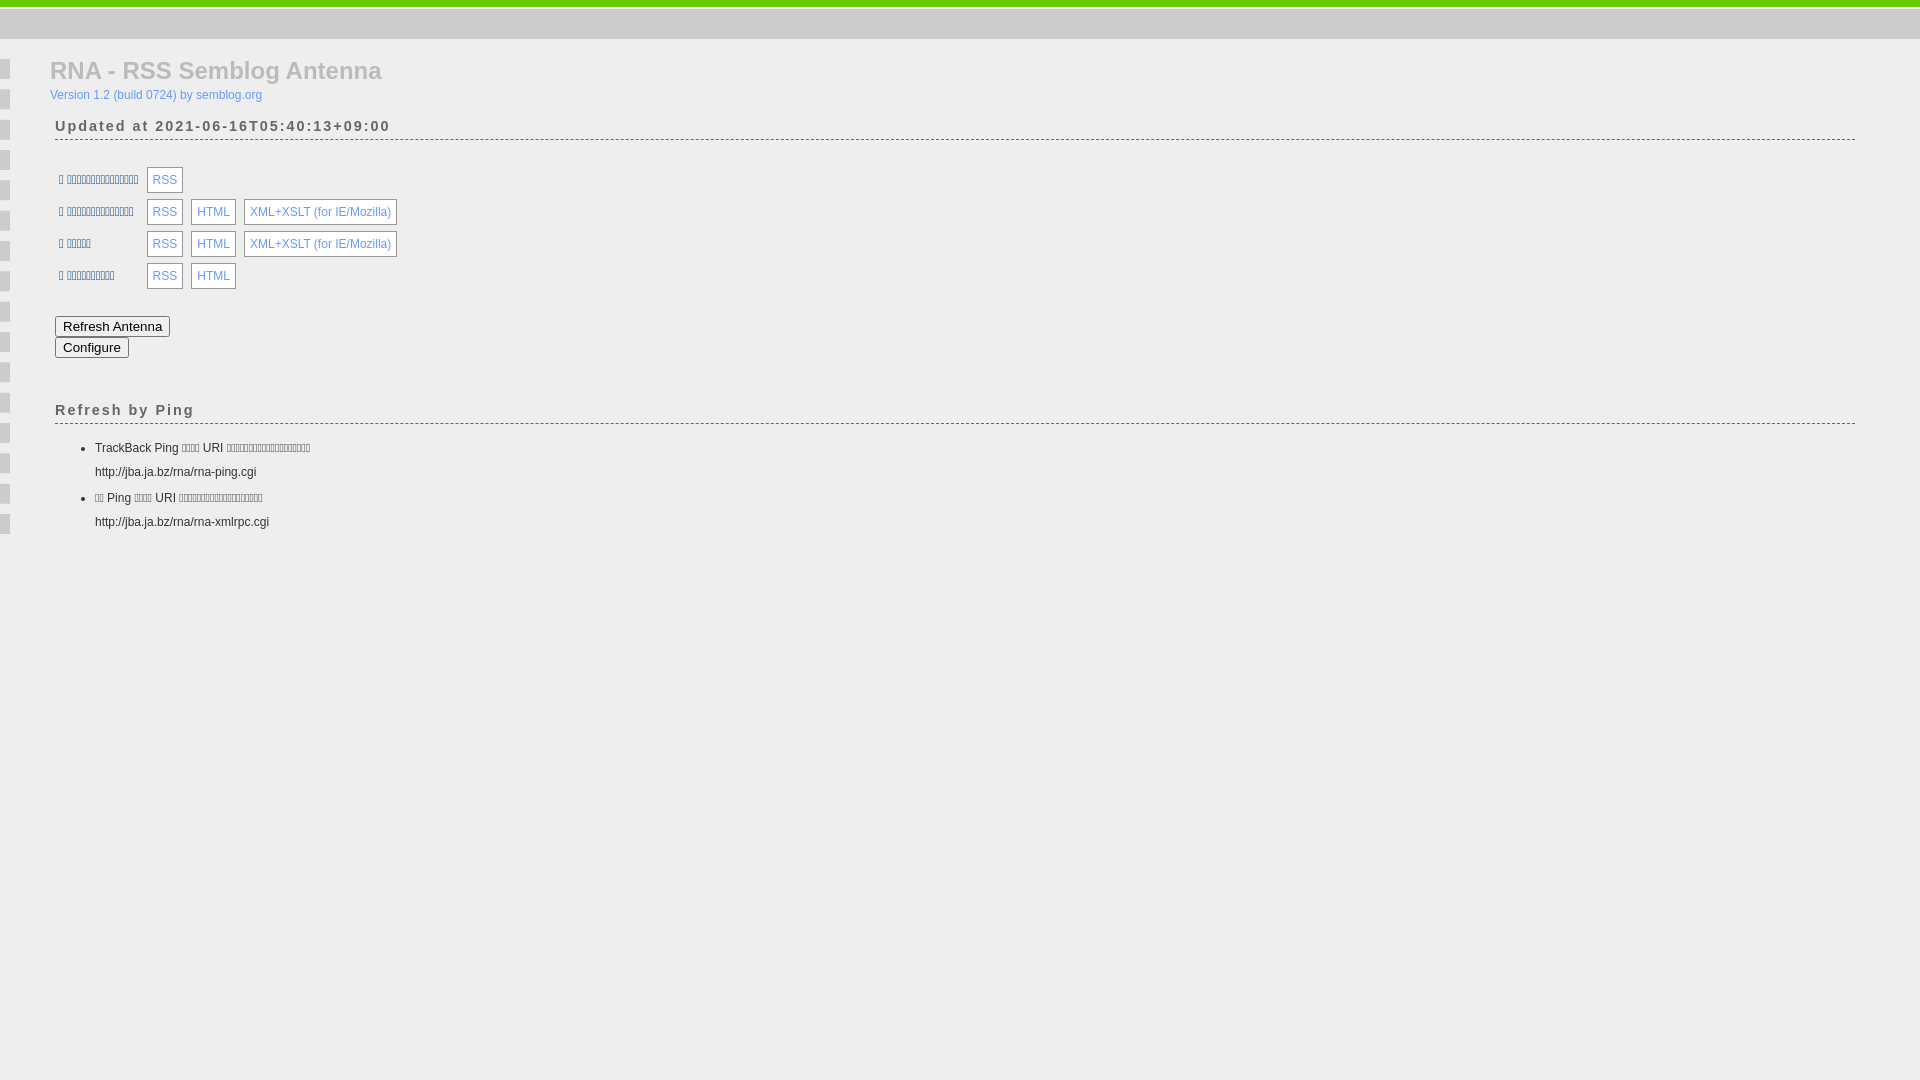  Describe the element at coordinates (111, 325) in the screenshot. I see `'Refresh Antenna'` at that location.